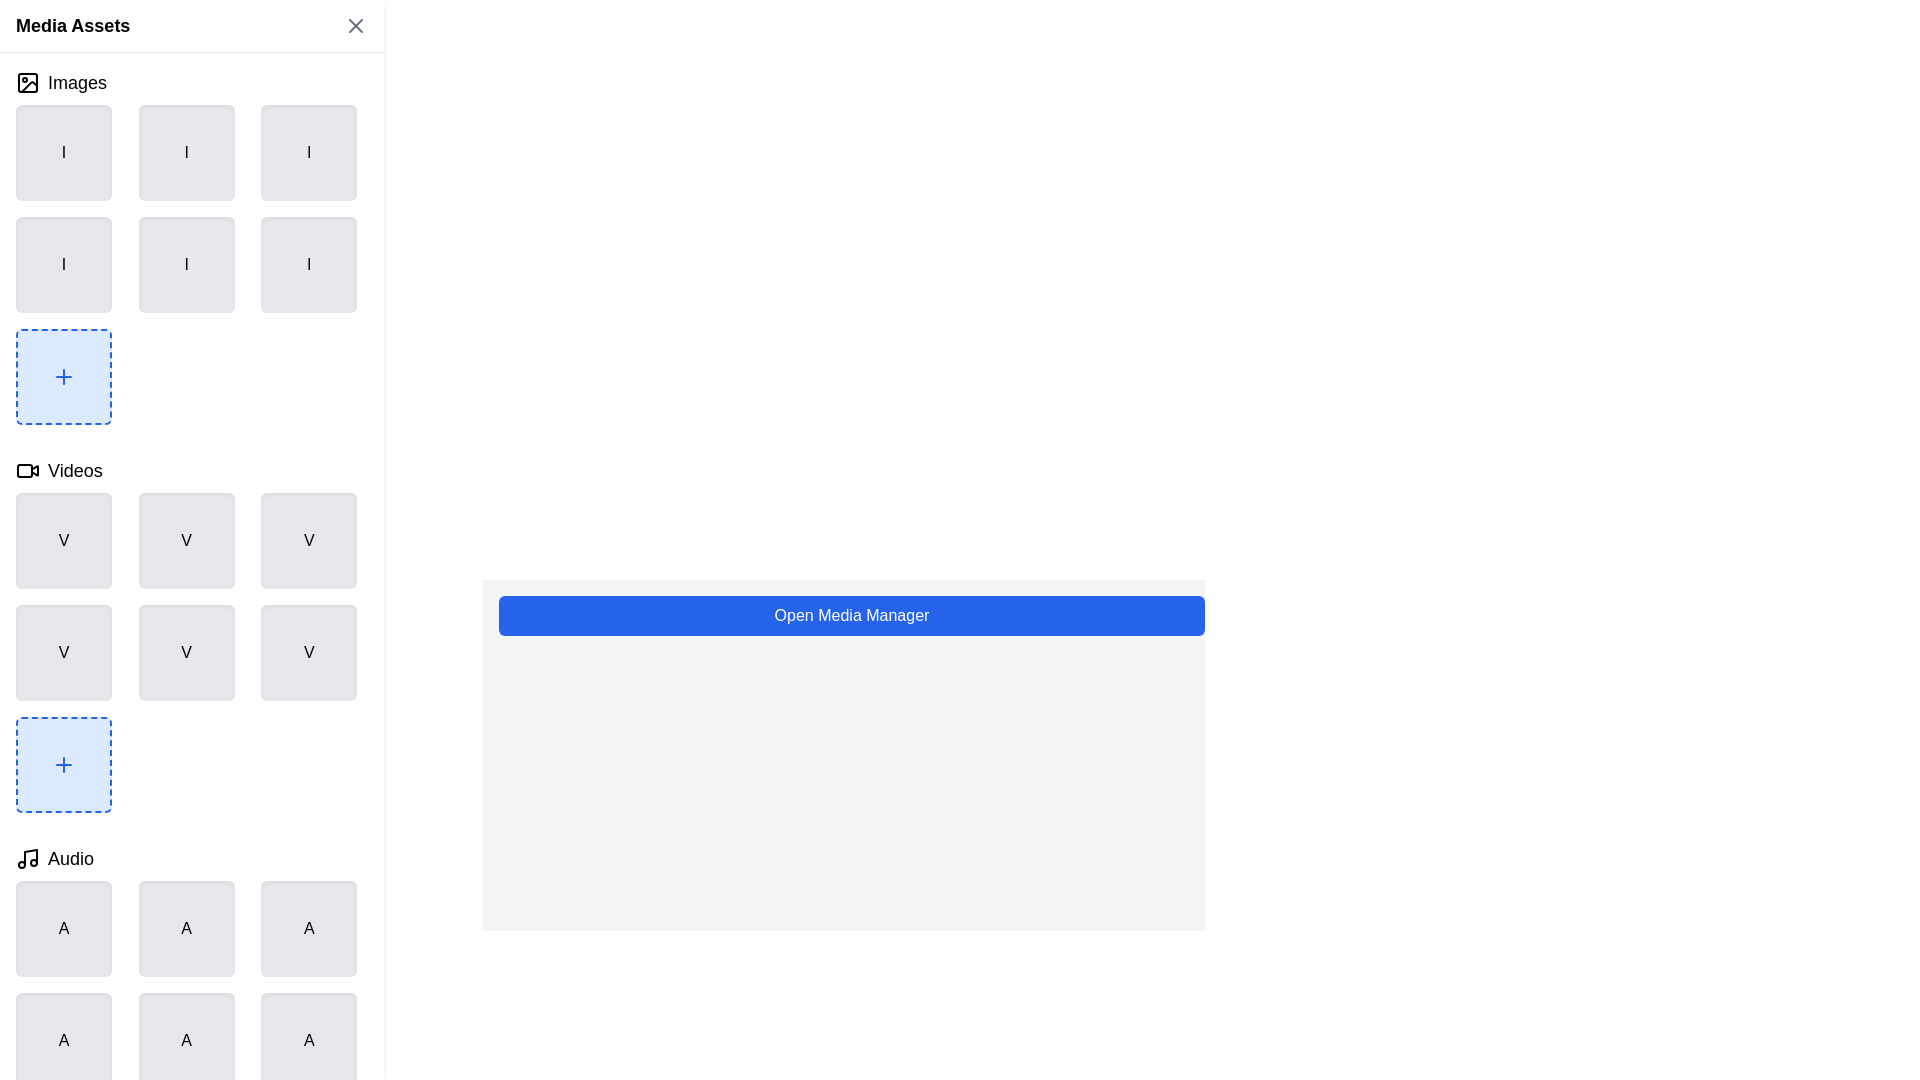 Image resolution: width=1920 pixels, height=1080 pixels. I want to click on the visual placeholder or display box representing a video file located in the 'Videos' section, specifically the first element in the second row of the grid, so click(63, 652).